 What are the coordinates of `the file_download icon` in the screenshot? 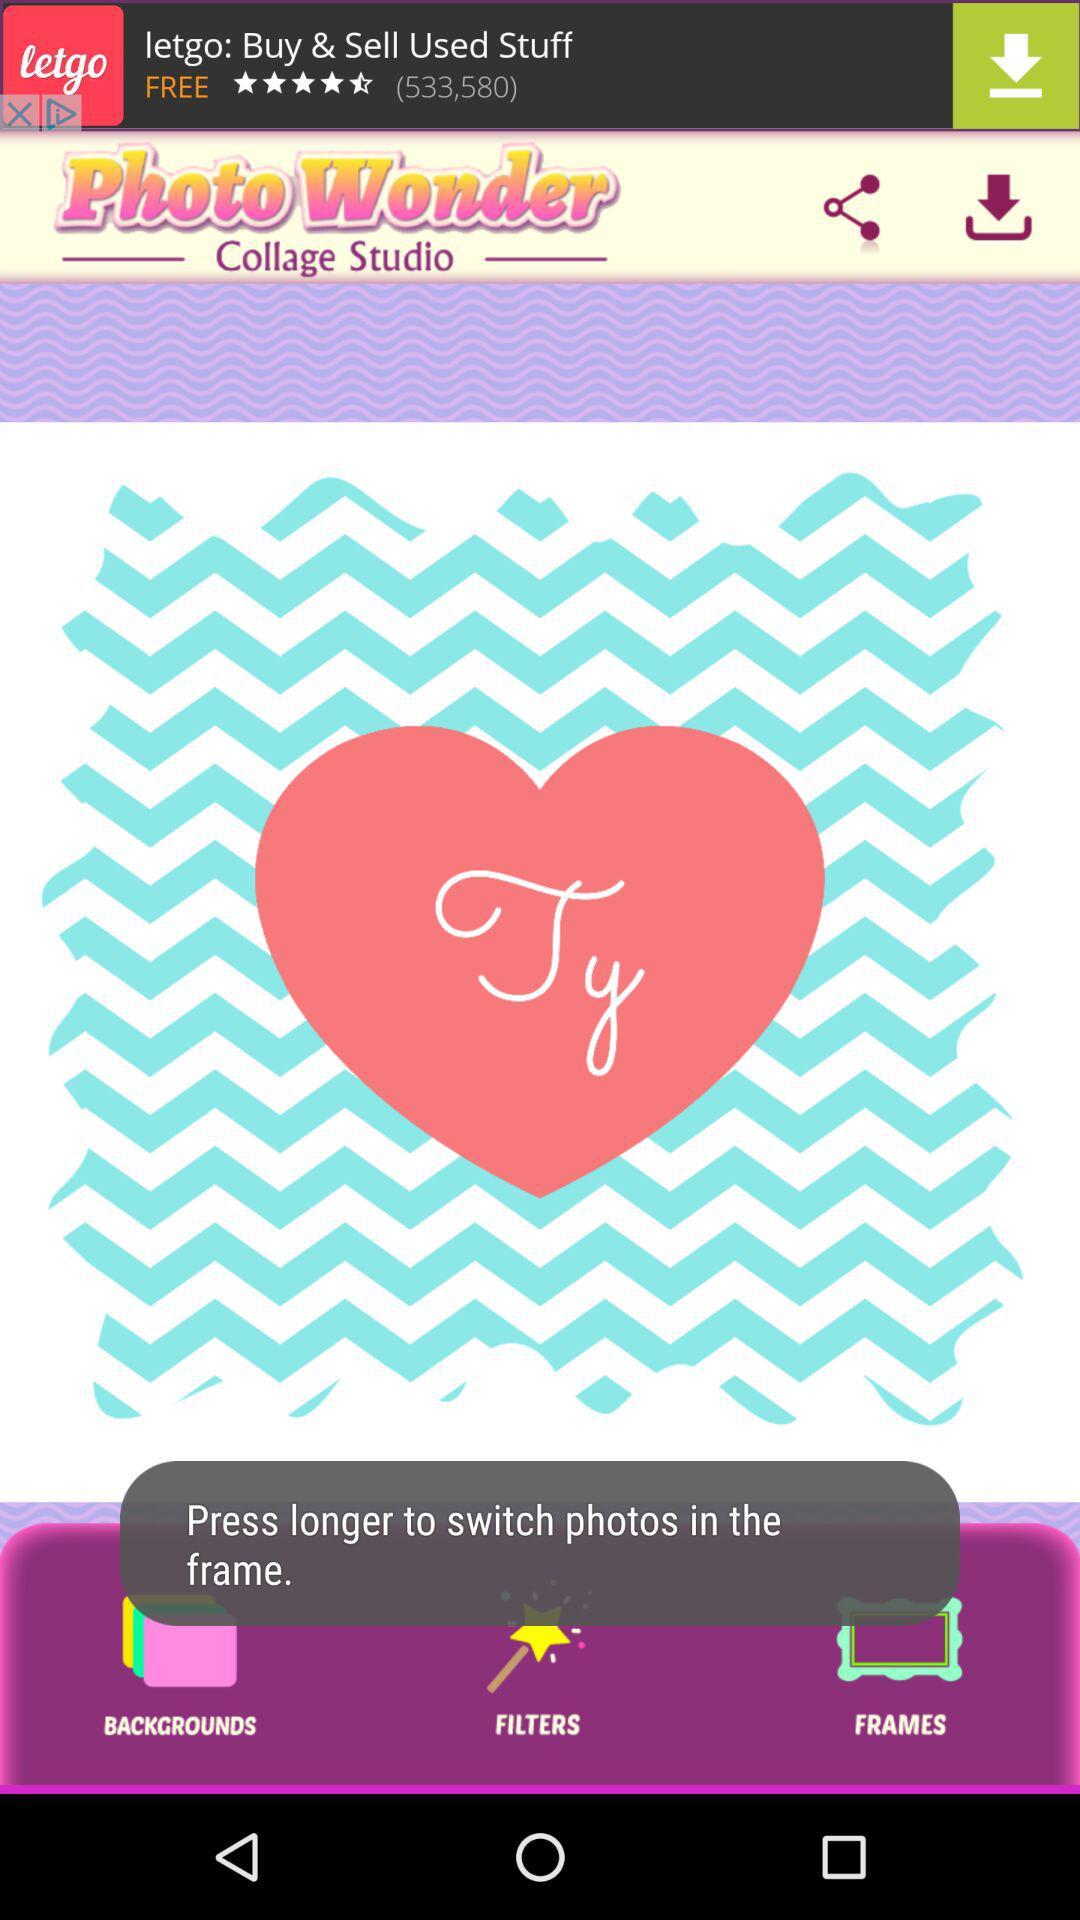 It's located at (998, 207).